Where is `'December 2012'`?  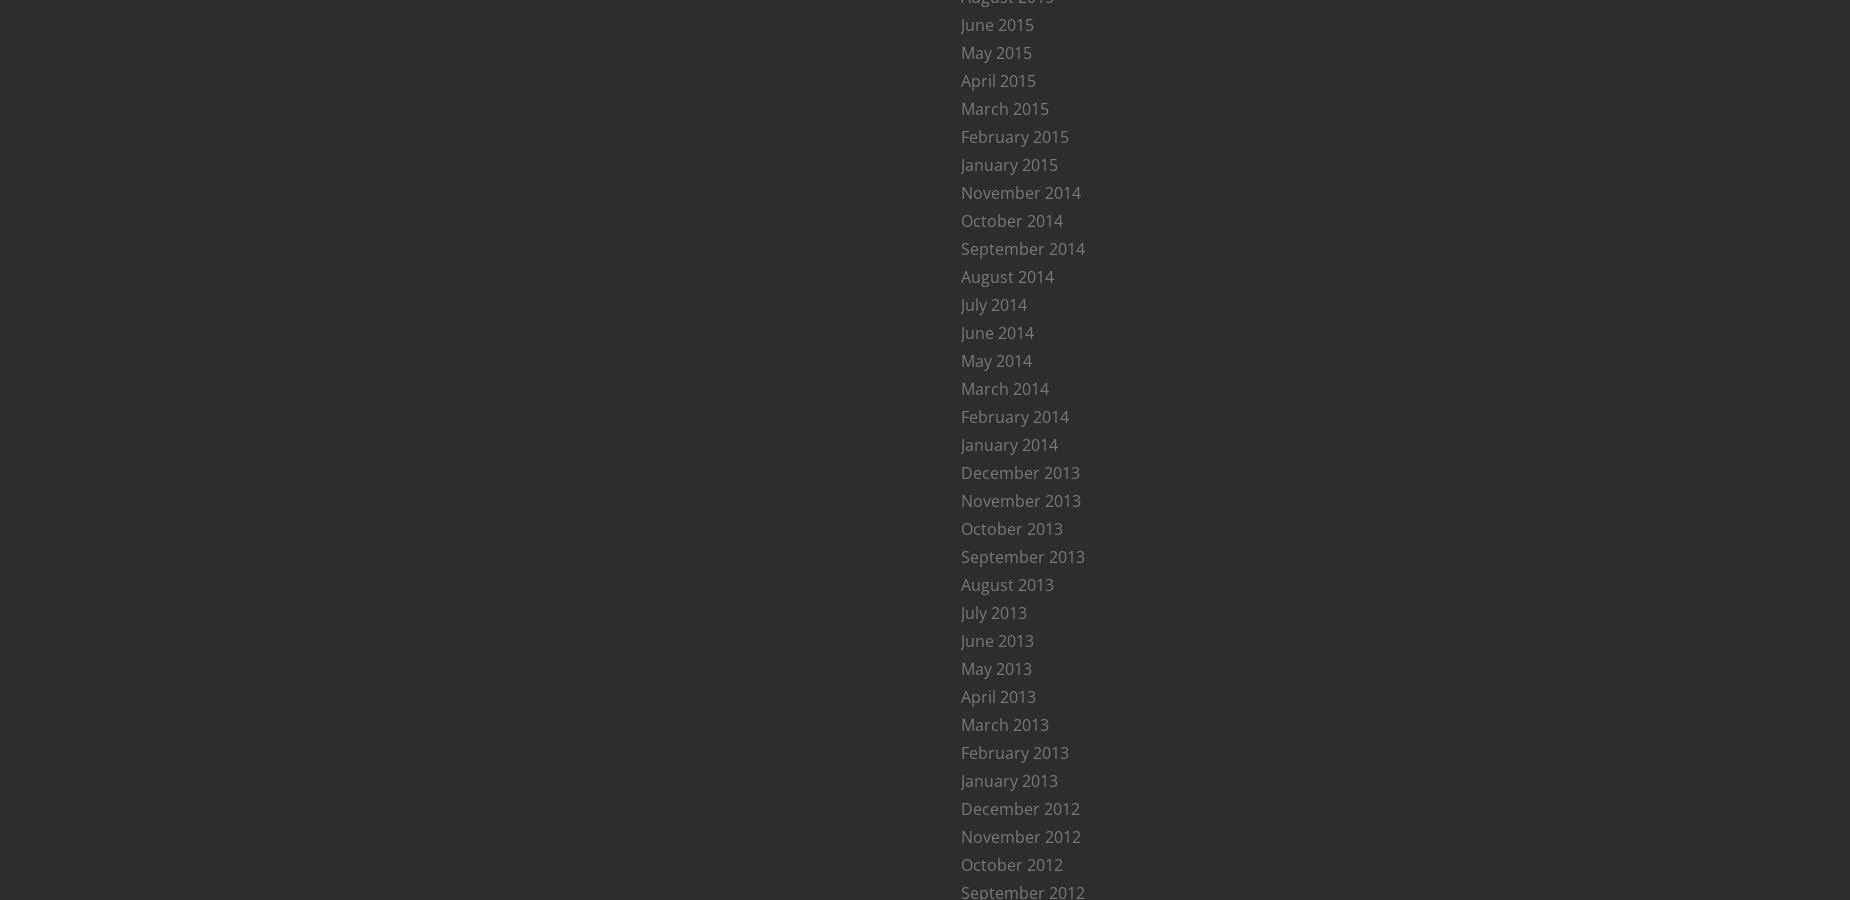 'December 2012' is located at coordinates (1019, 808).